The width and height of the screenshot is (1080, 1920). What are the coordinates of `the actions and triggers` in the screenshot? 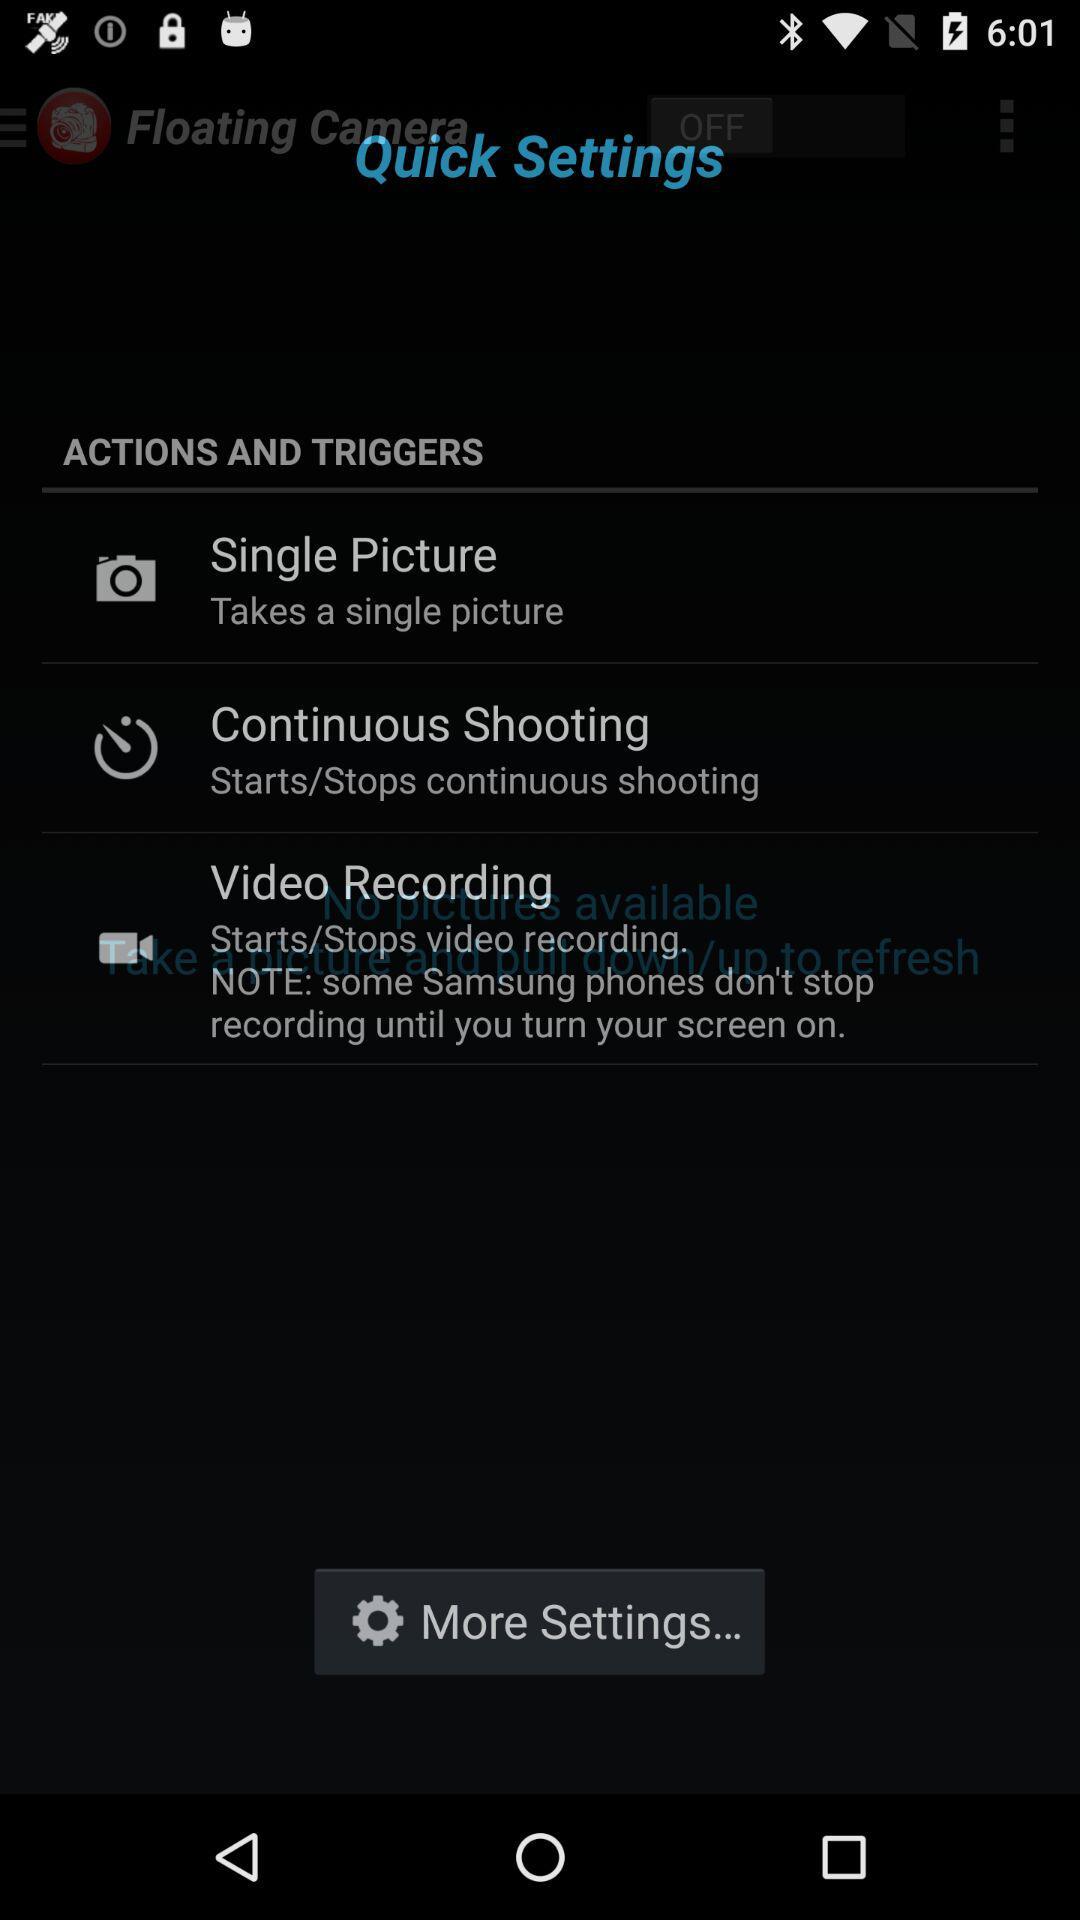 It's located at (540, 449).